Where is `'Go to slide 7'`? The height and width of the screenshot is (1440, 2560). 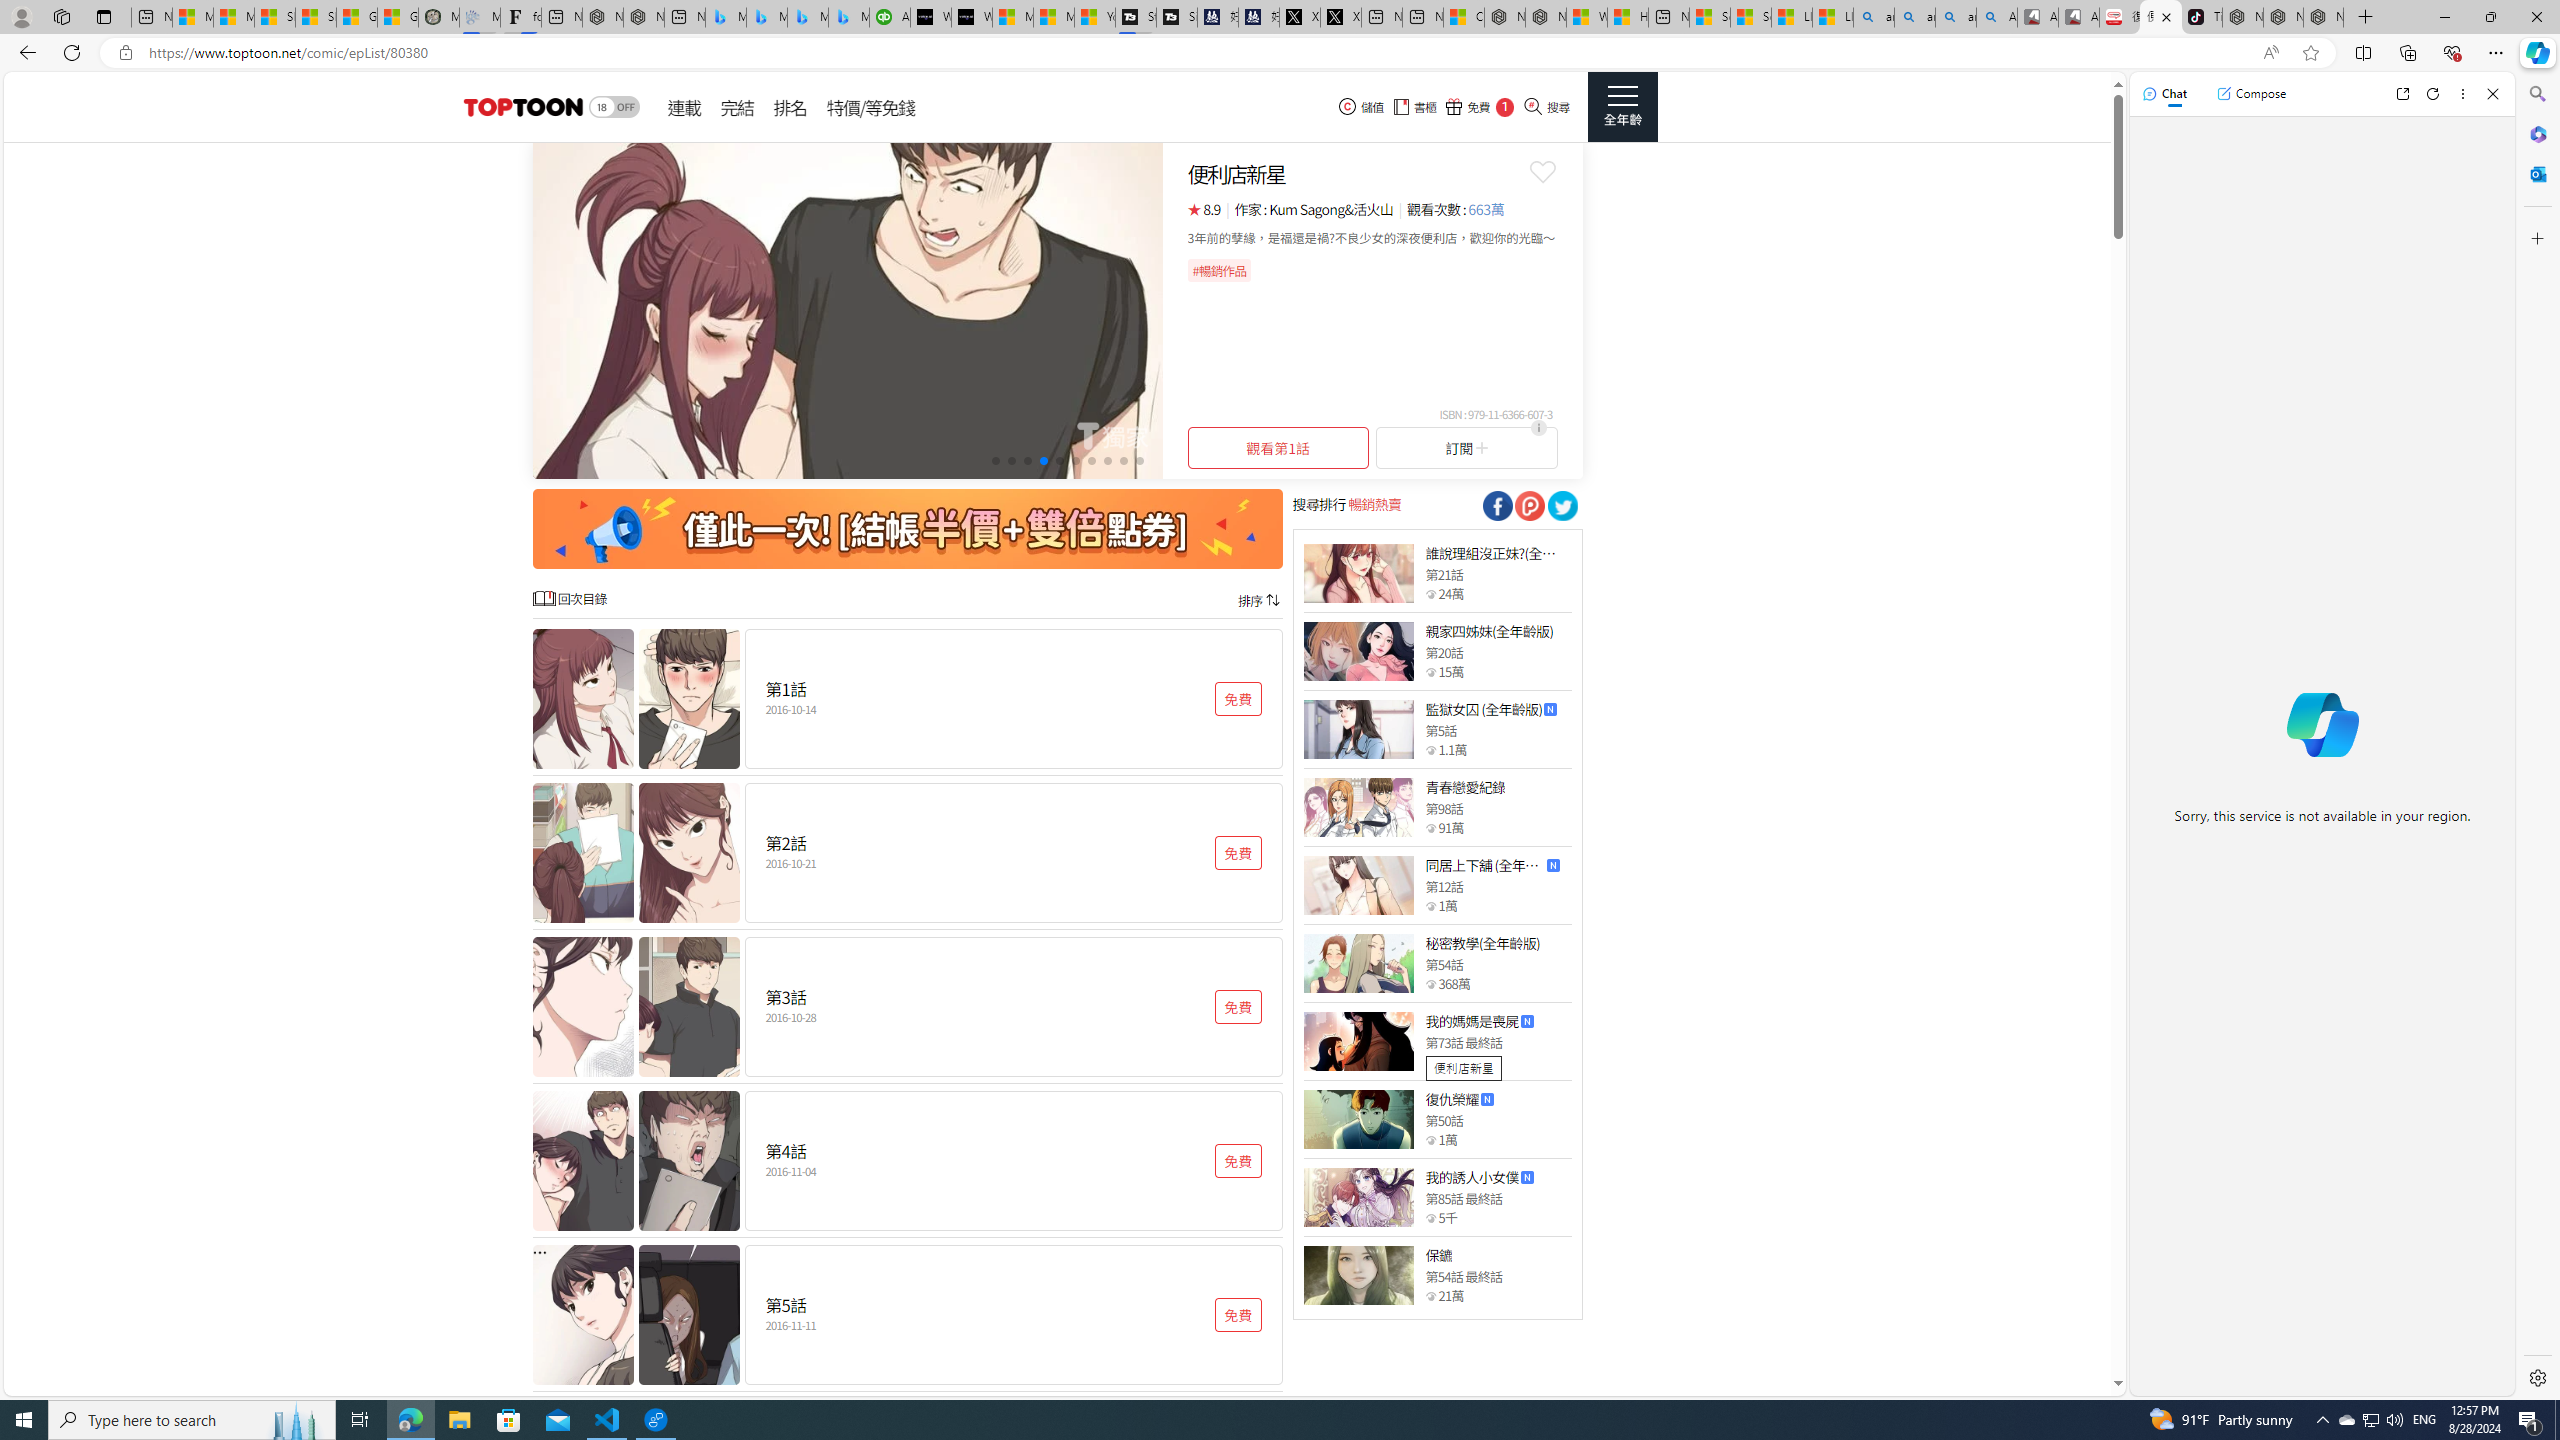 'Go to slide 7' is located at coordinates (1091, 459).